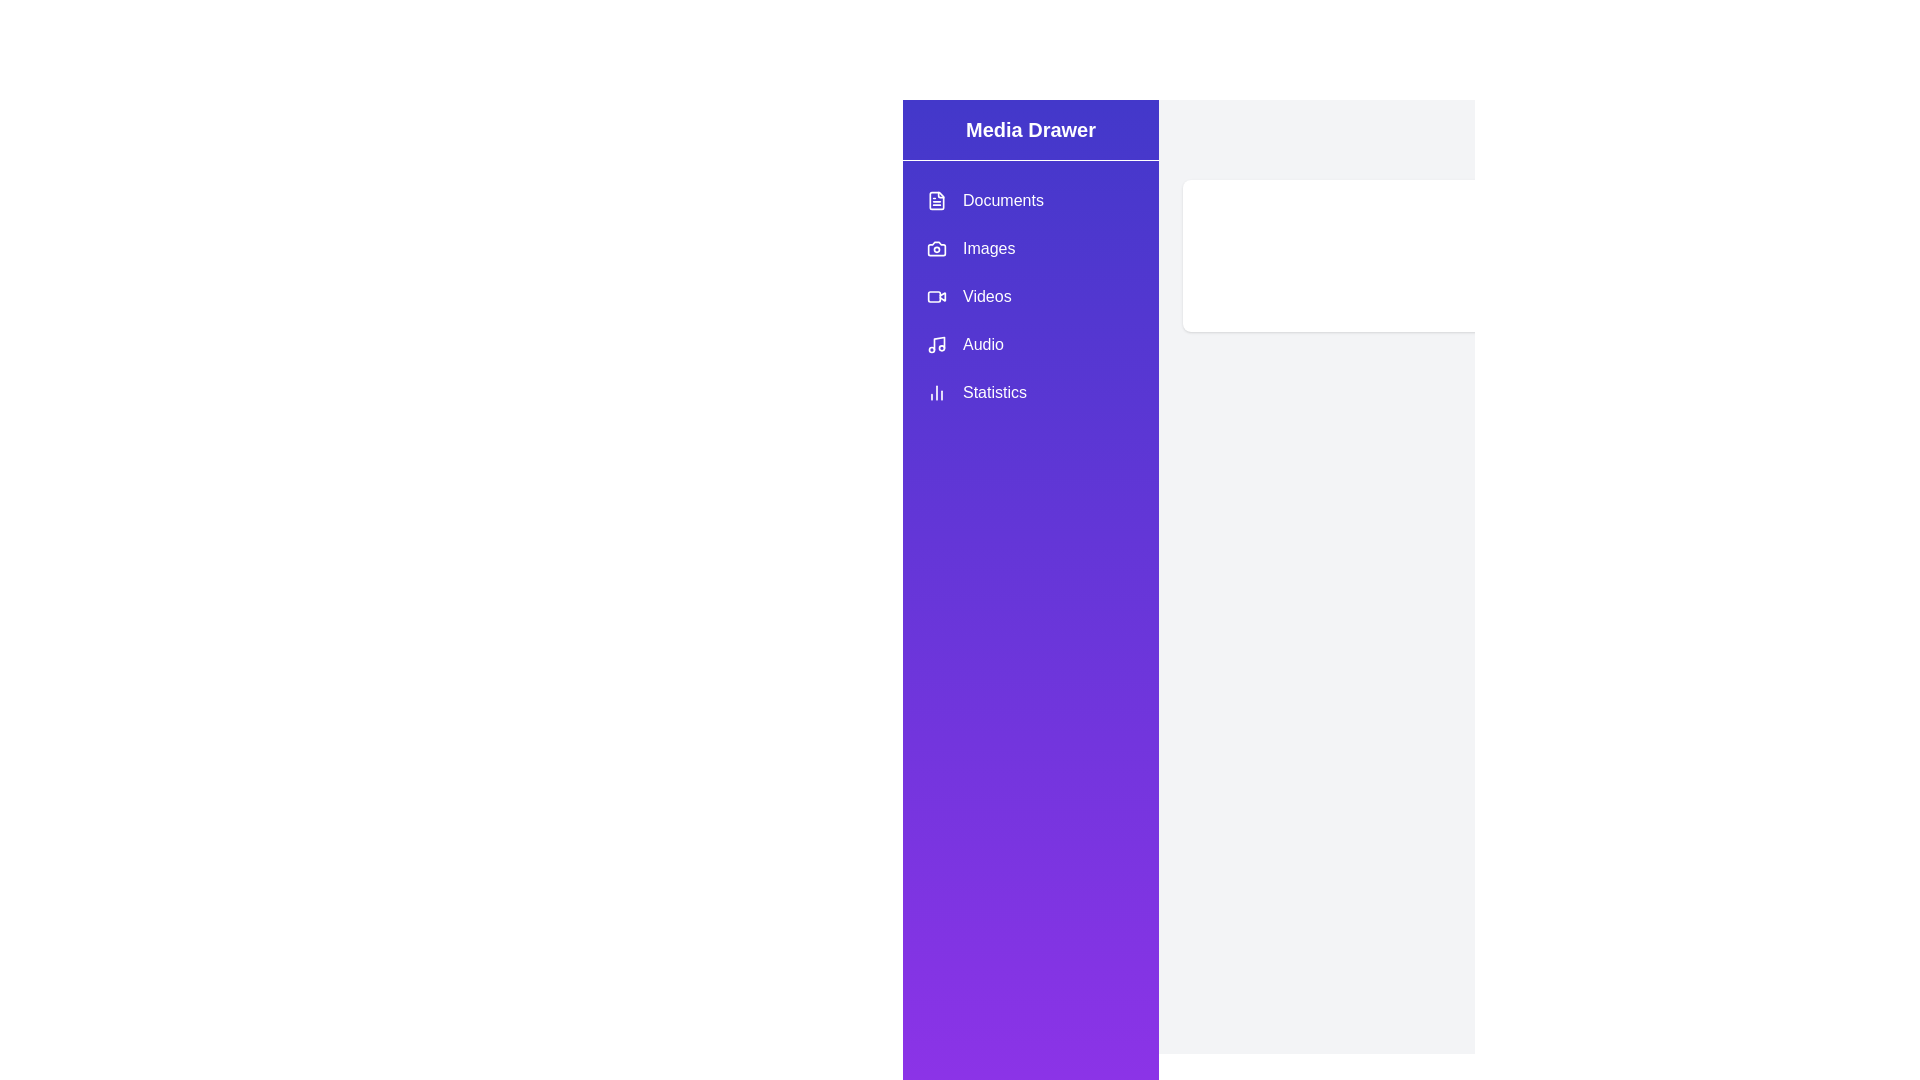 This screenshot has width=1920, height=1080. Describe the element at coordinates (1031, 200) in the screenshot. I see `the category Documents in the drawer` at that location.